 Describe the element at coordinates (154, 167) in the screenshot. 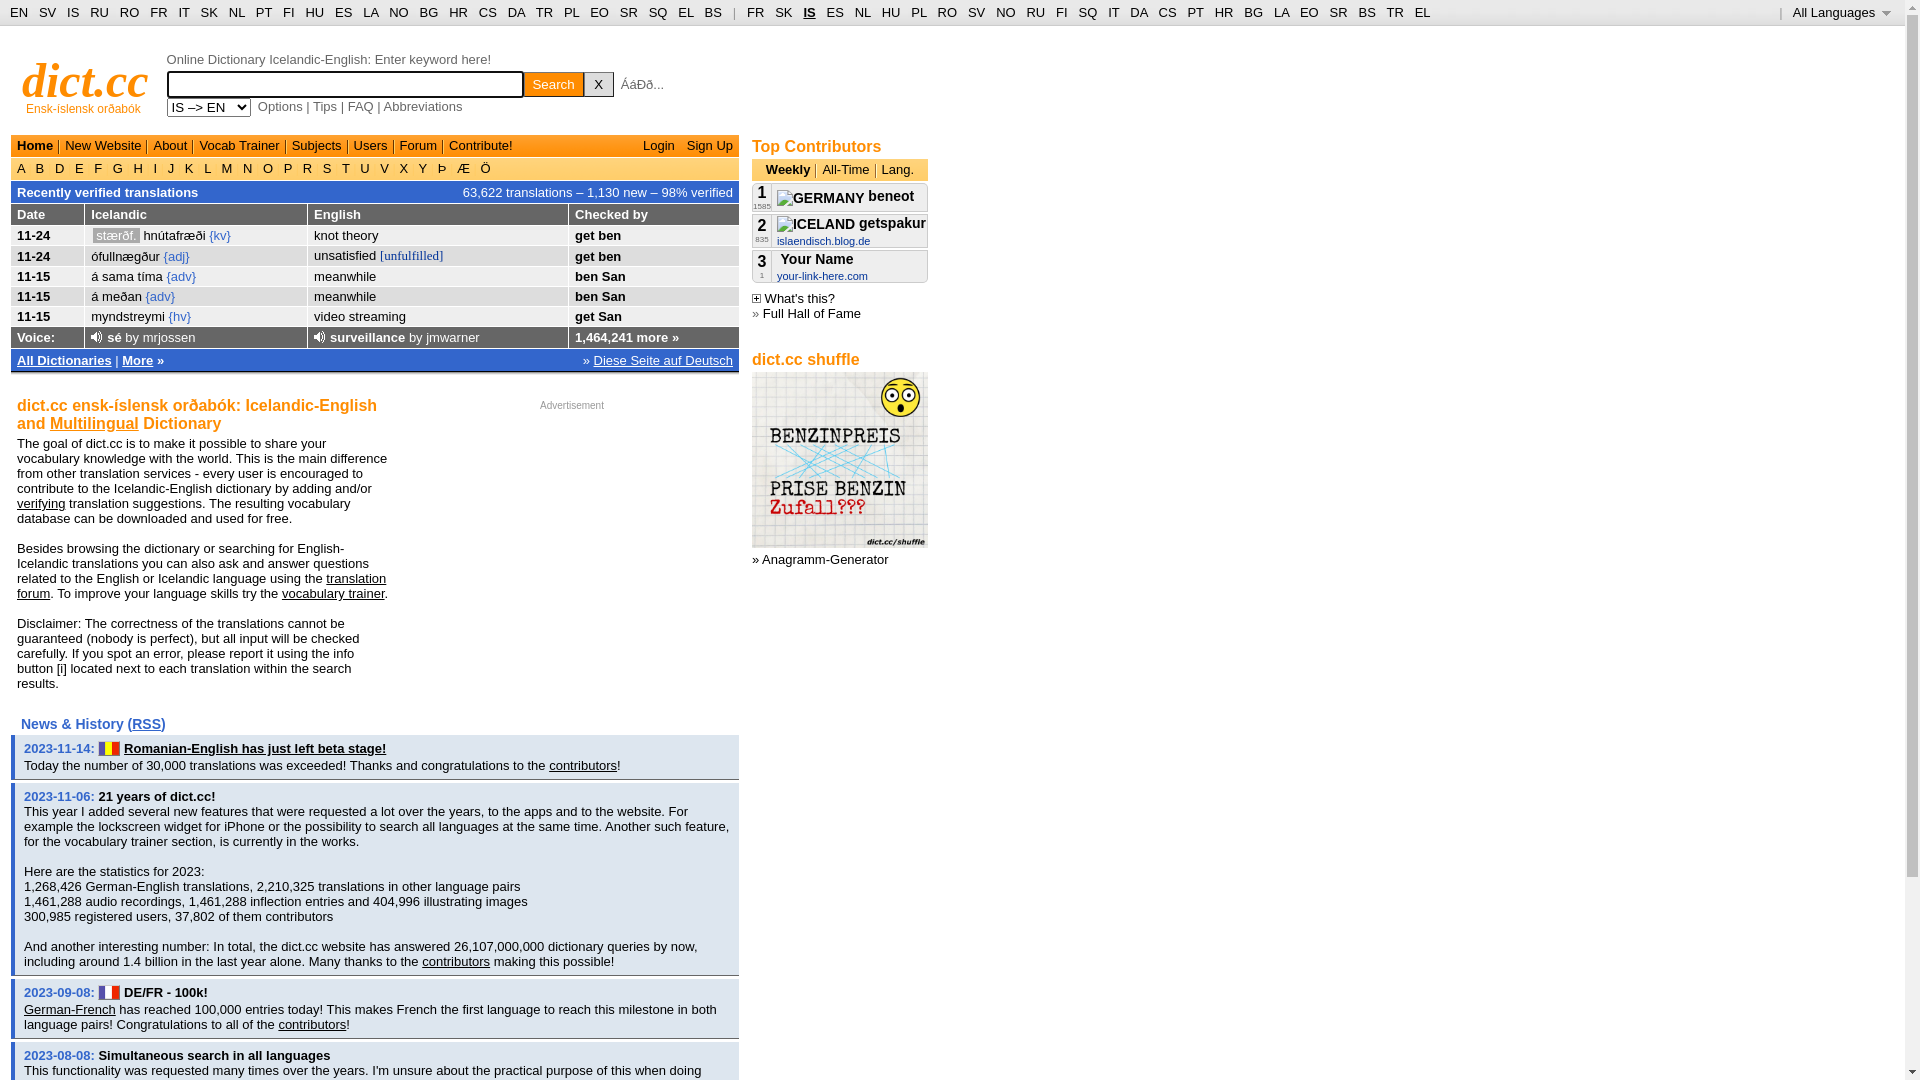

I see `'I'` at that location.